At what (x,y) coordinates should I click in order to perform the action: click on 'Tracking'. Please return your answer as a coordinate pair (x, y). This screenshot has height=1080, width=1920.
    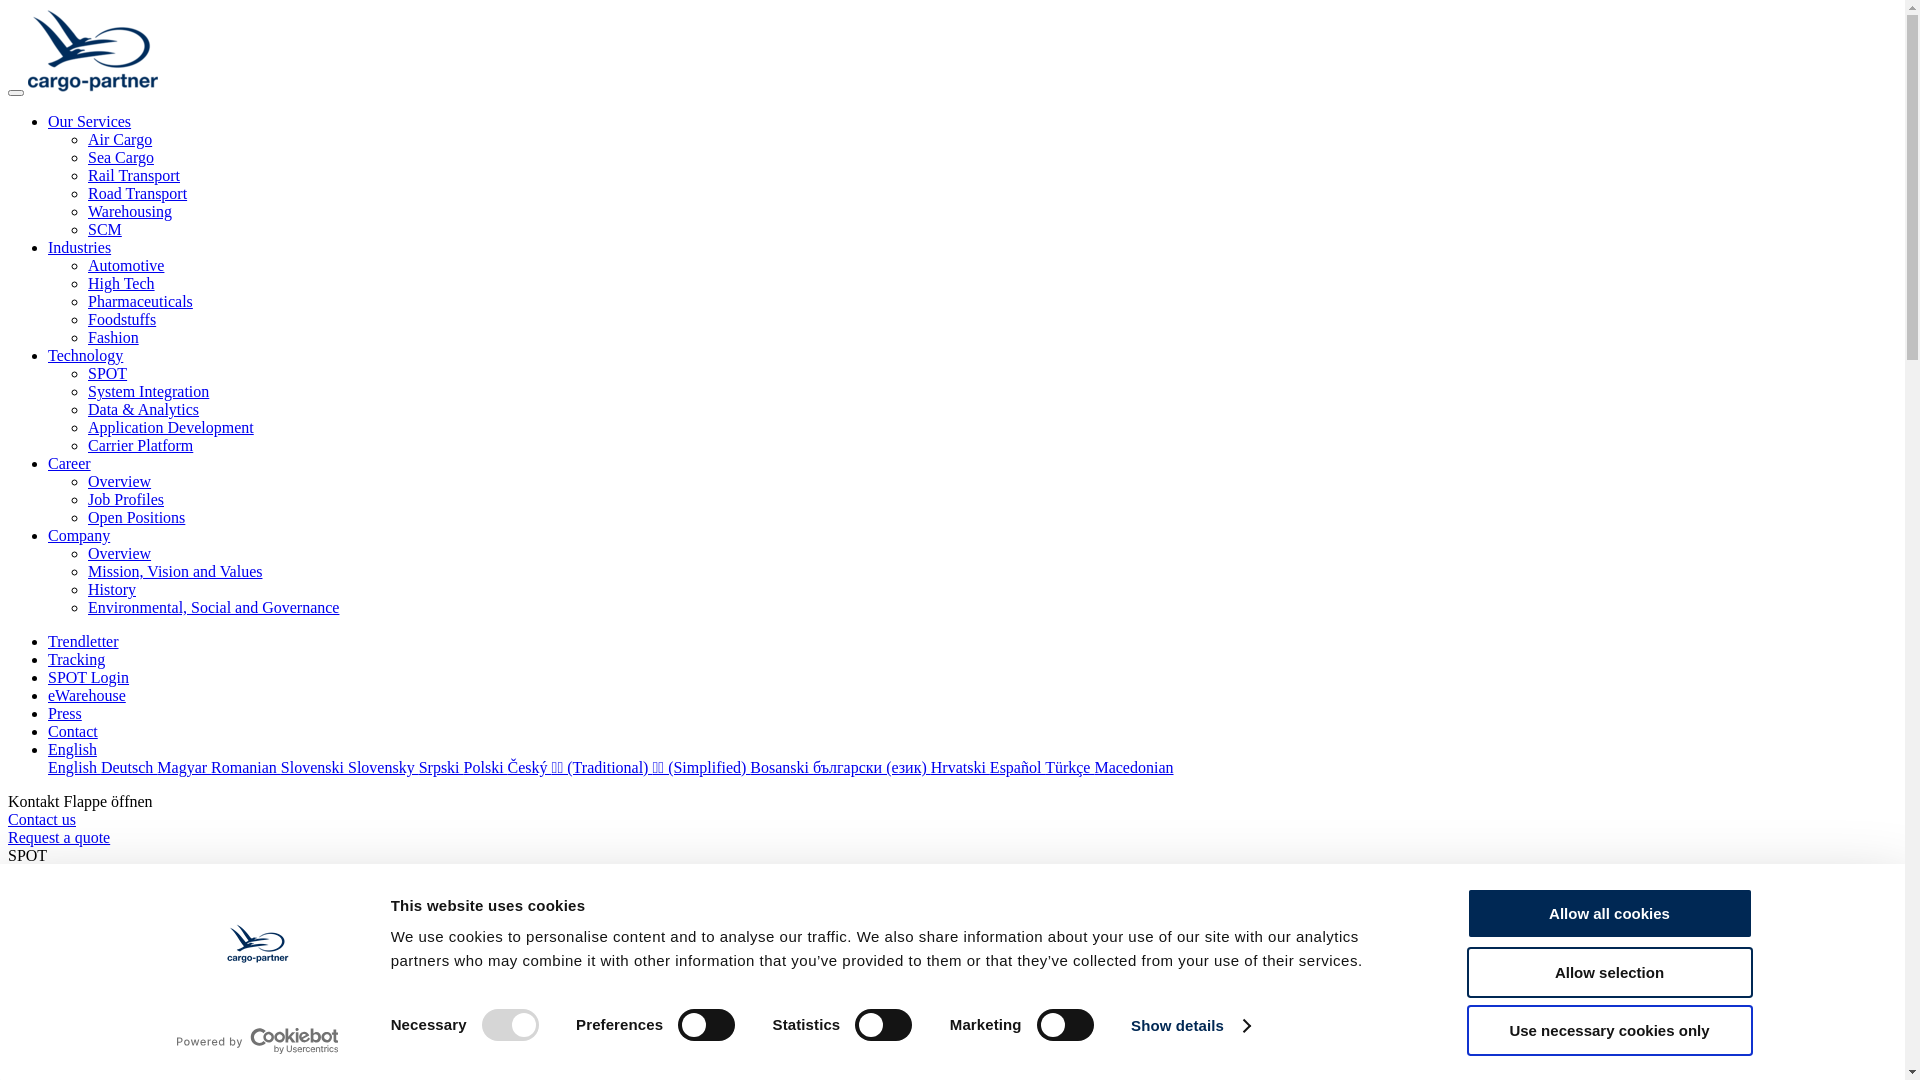
    Looking at the image, I should click on (76, 659).